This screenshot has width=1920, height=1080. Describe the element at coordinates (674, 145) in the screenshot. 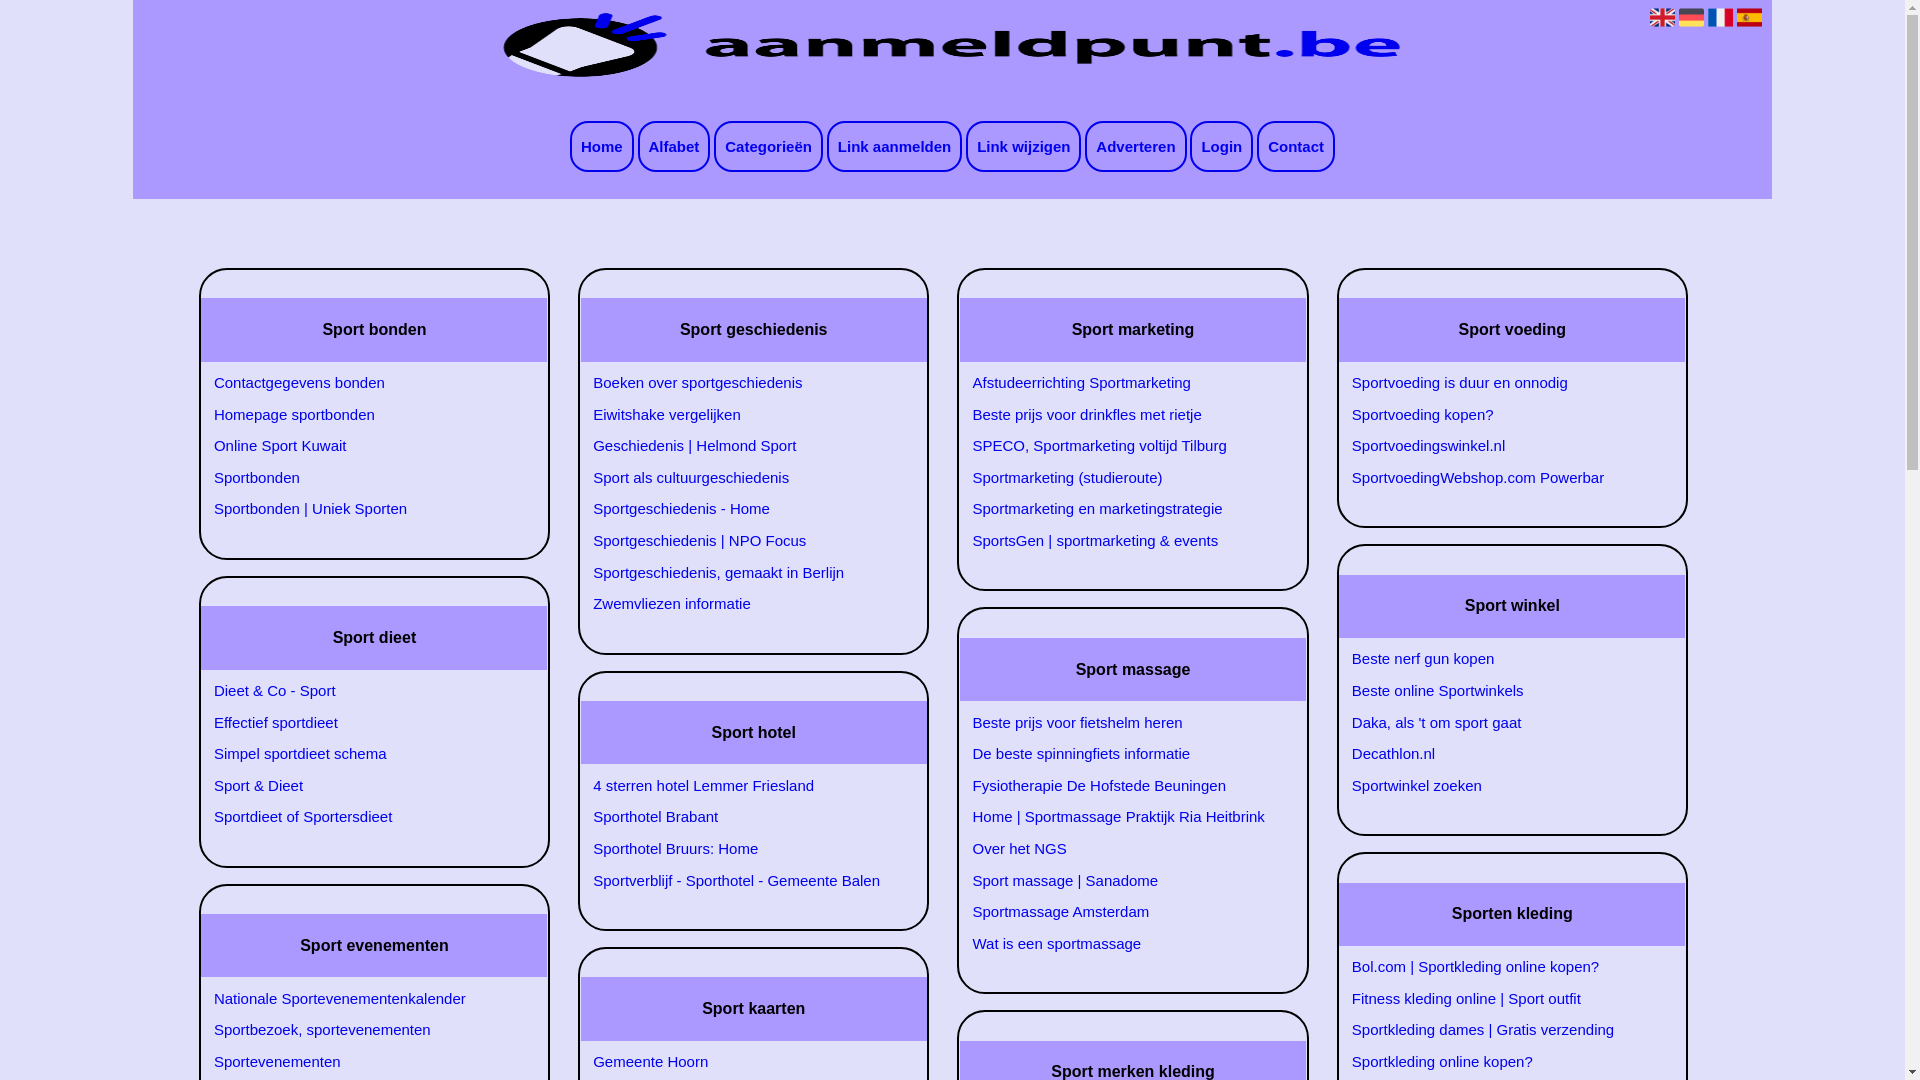

I see `'Alfabet'` at that location.